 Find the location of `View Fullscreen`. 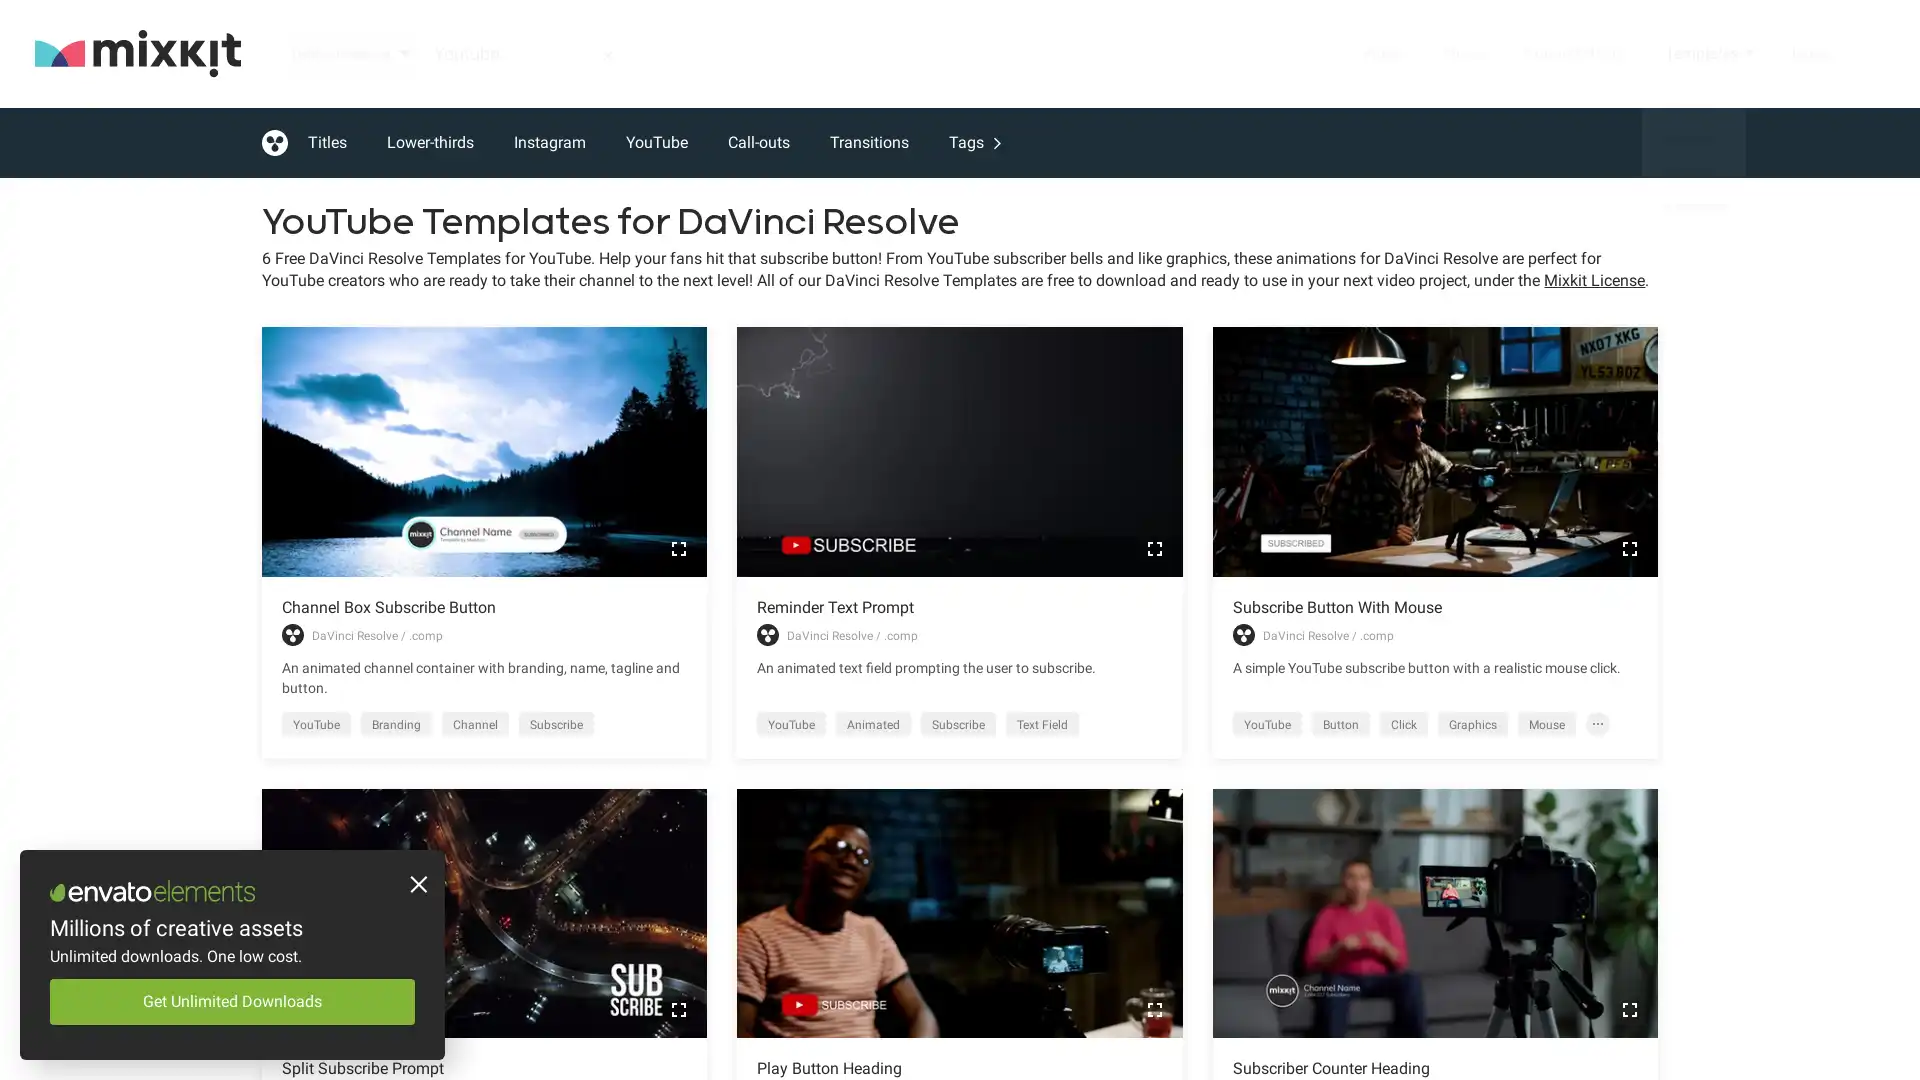

View Fullscreen is located at coordinates (1153, 1010).